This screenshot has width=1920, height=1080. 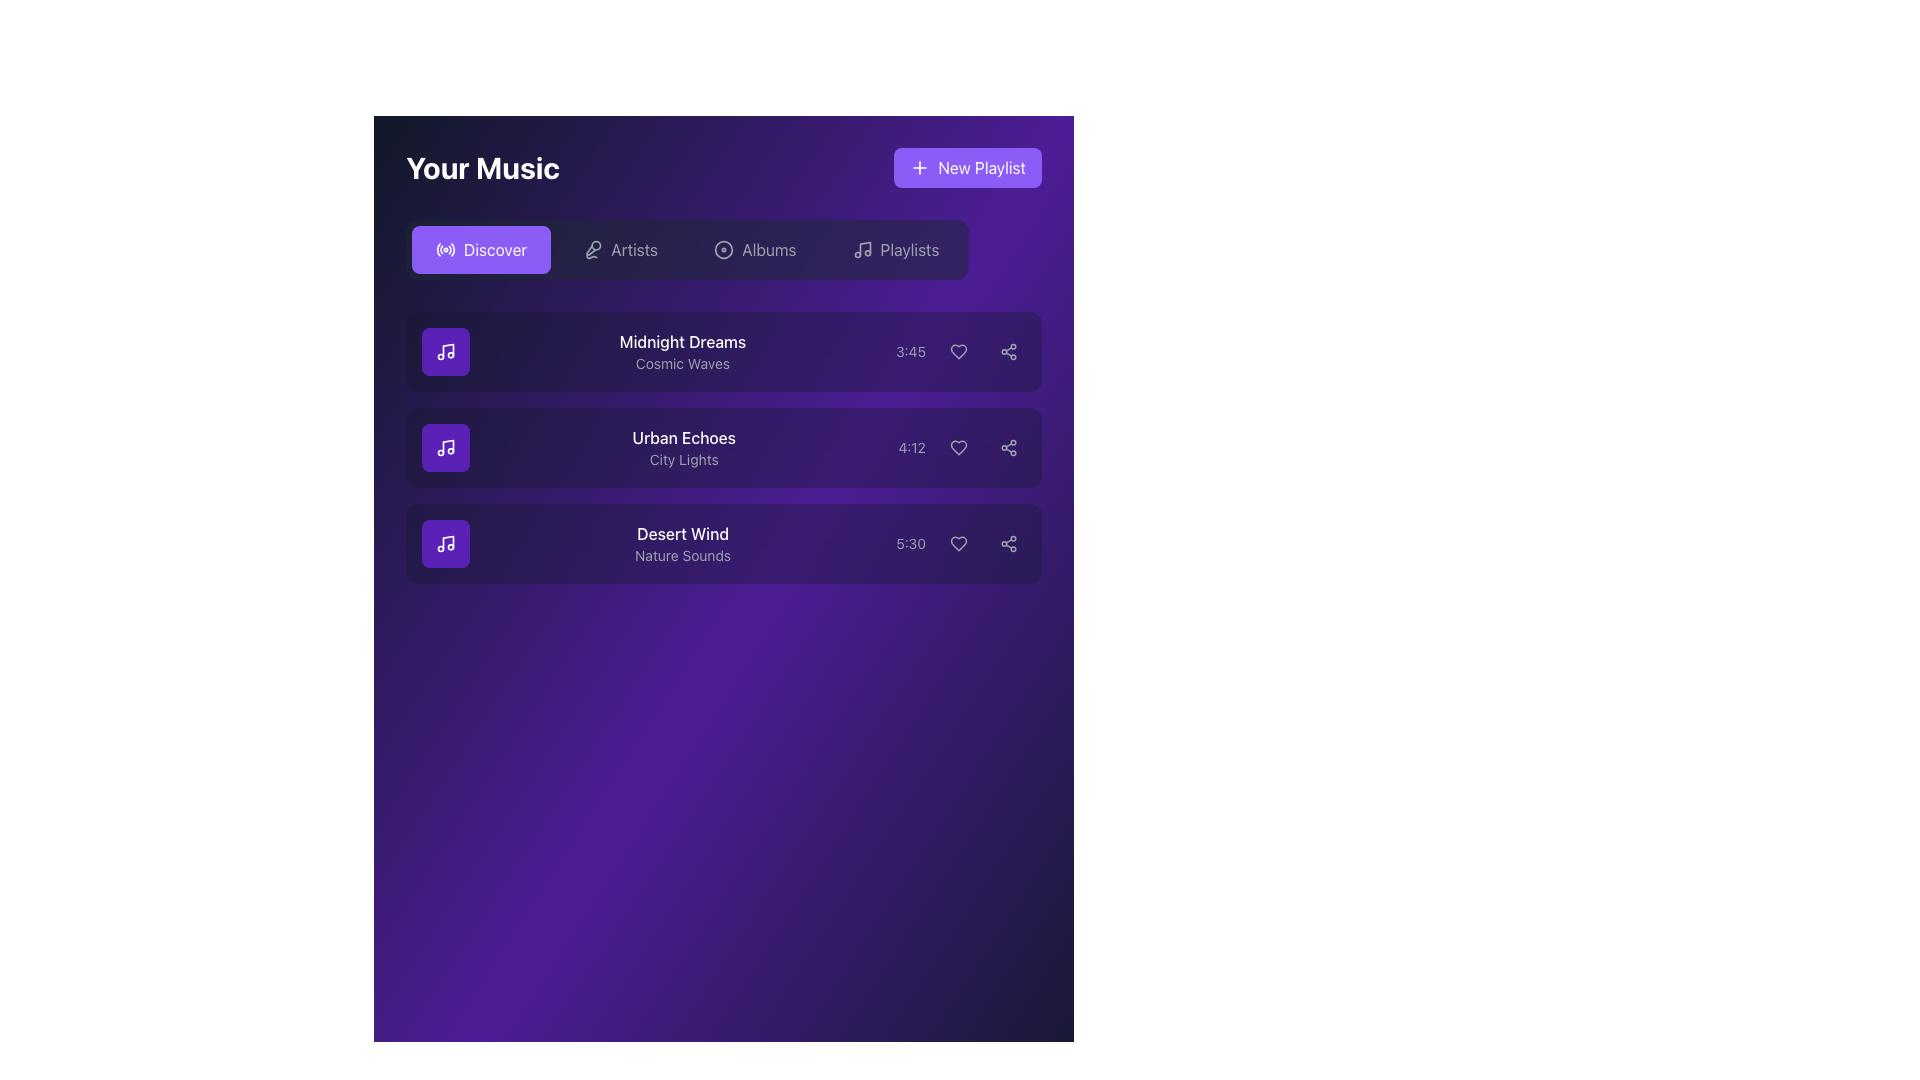 What do you see at coordinates (961, 543) in the screenshot?
I see `the 'like' button for the 'Desert Wind' track, which is the second of three interactive elements aligned horizontally to the right of the '5:30' time text` at bounding box center [961, 543].